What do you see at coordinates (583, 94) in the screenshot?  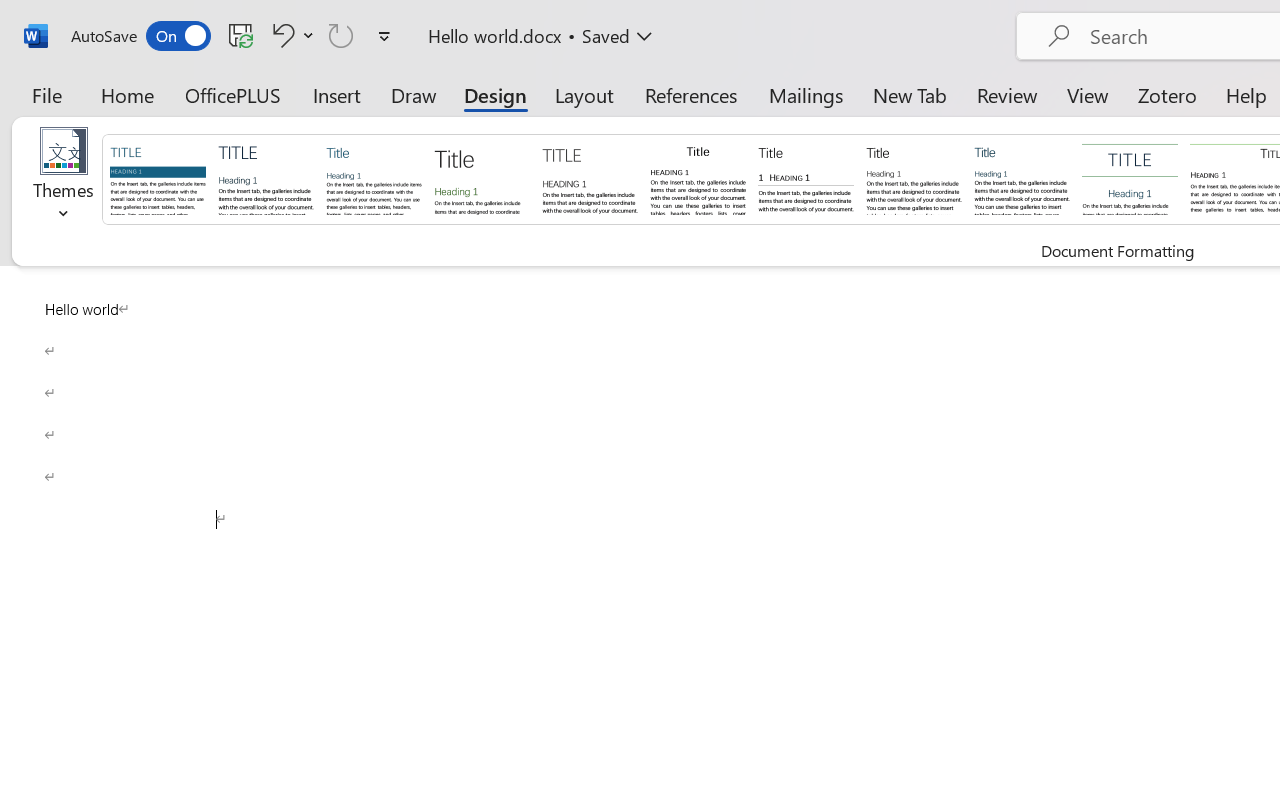 I see `'Layout'` at bounding box center [583, 94].